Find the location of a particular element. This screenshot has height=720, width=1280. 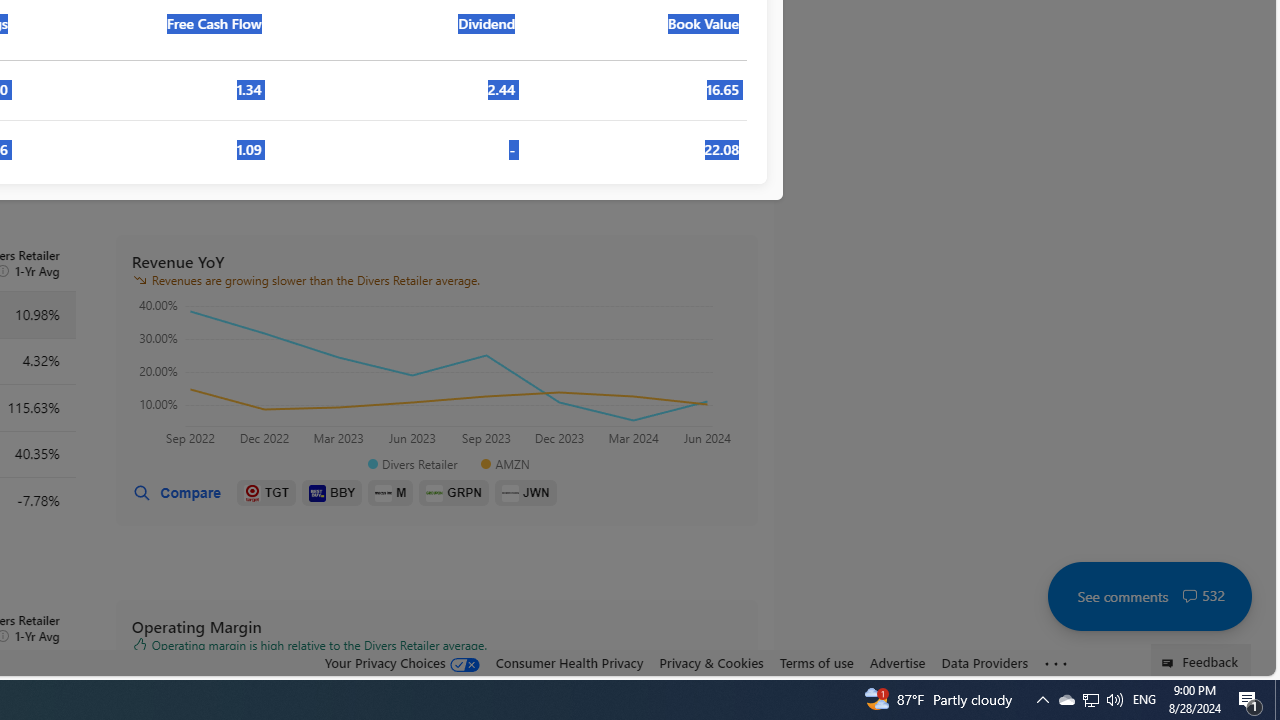

'Your Privacy Choices' is located at coordinates (400, 662).